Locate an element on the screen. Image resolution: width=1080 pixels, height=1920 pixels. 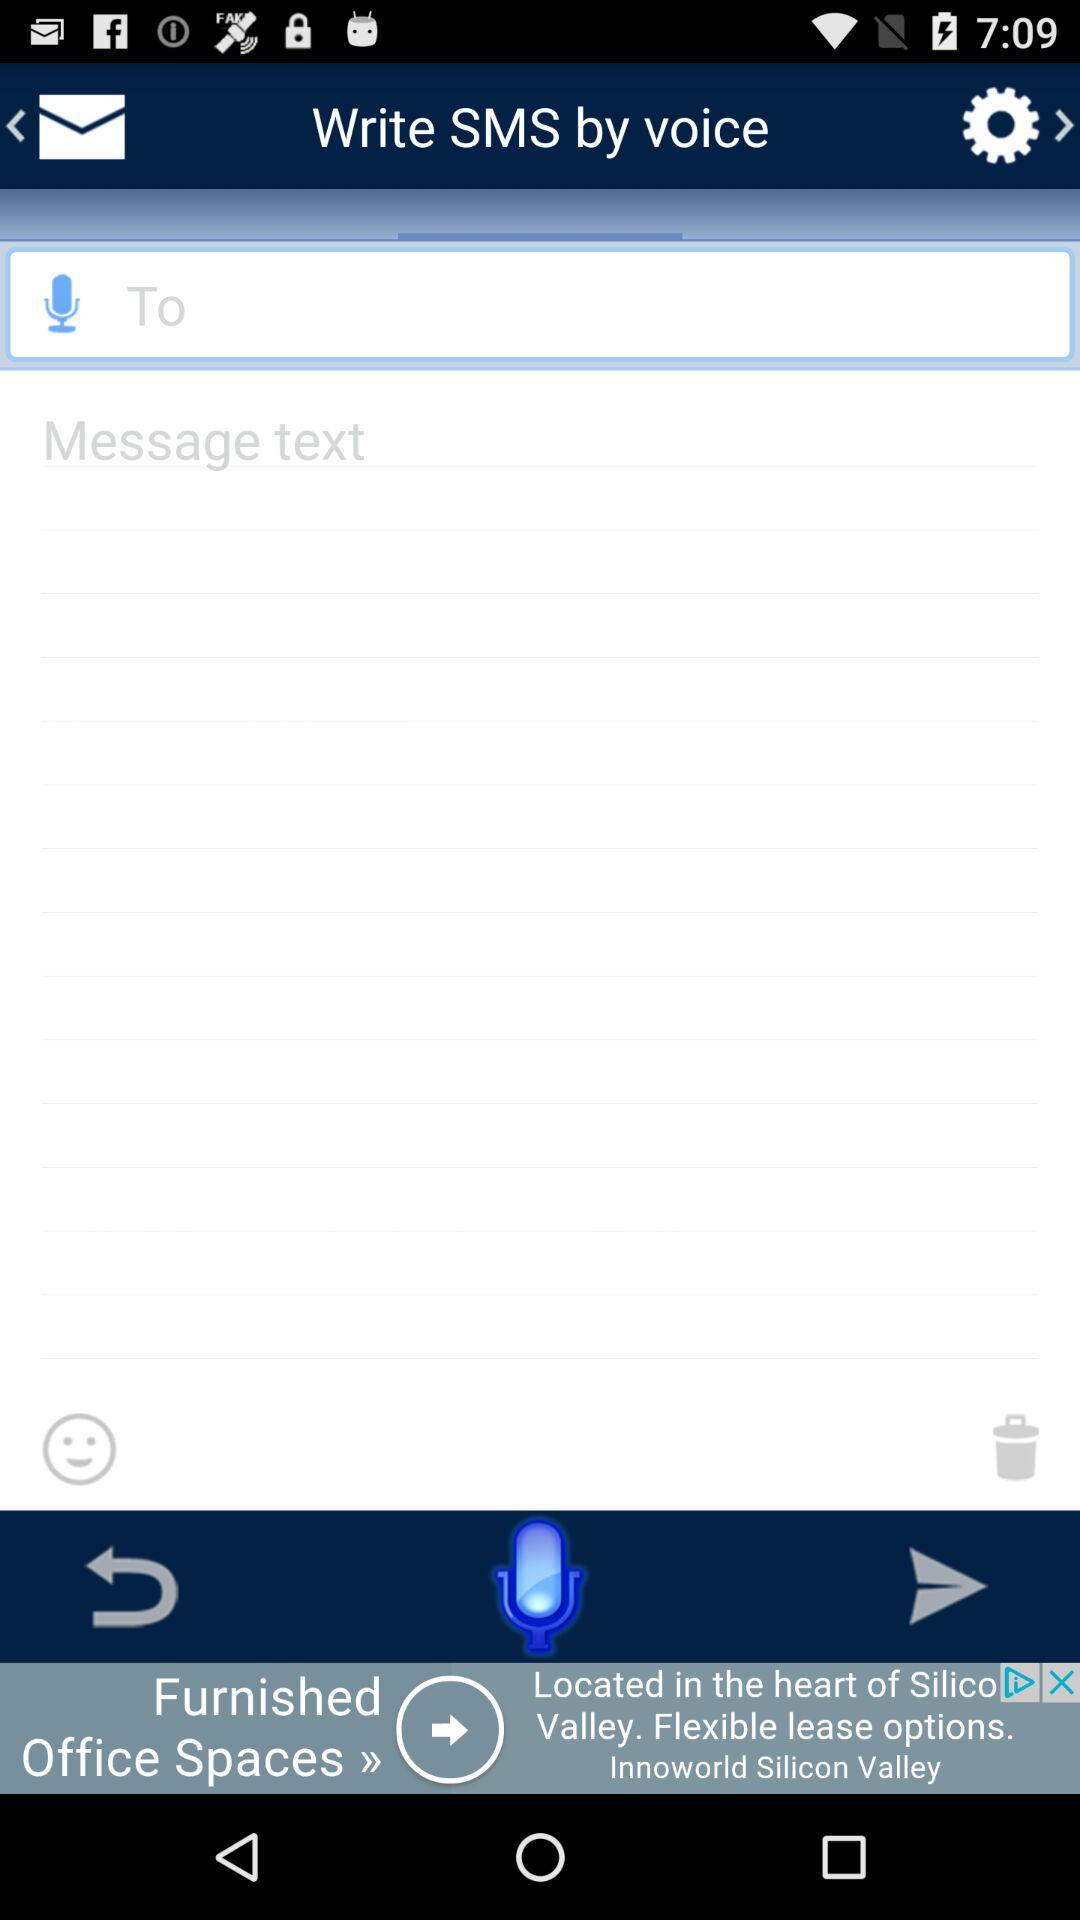
click the advertisement for furnished office space is located at coordinates (540, 1727).